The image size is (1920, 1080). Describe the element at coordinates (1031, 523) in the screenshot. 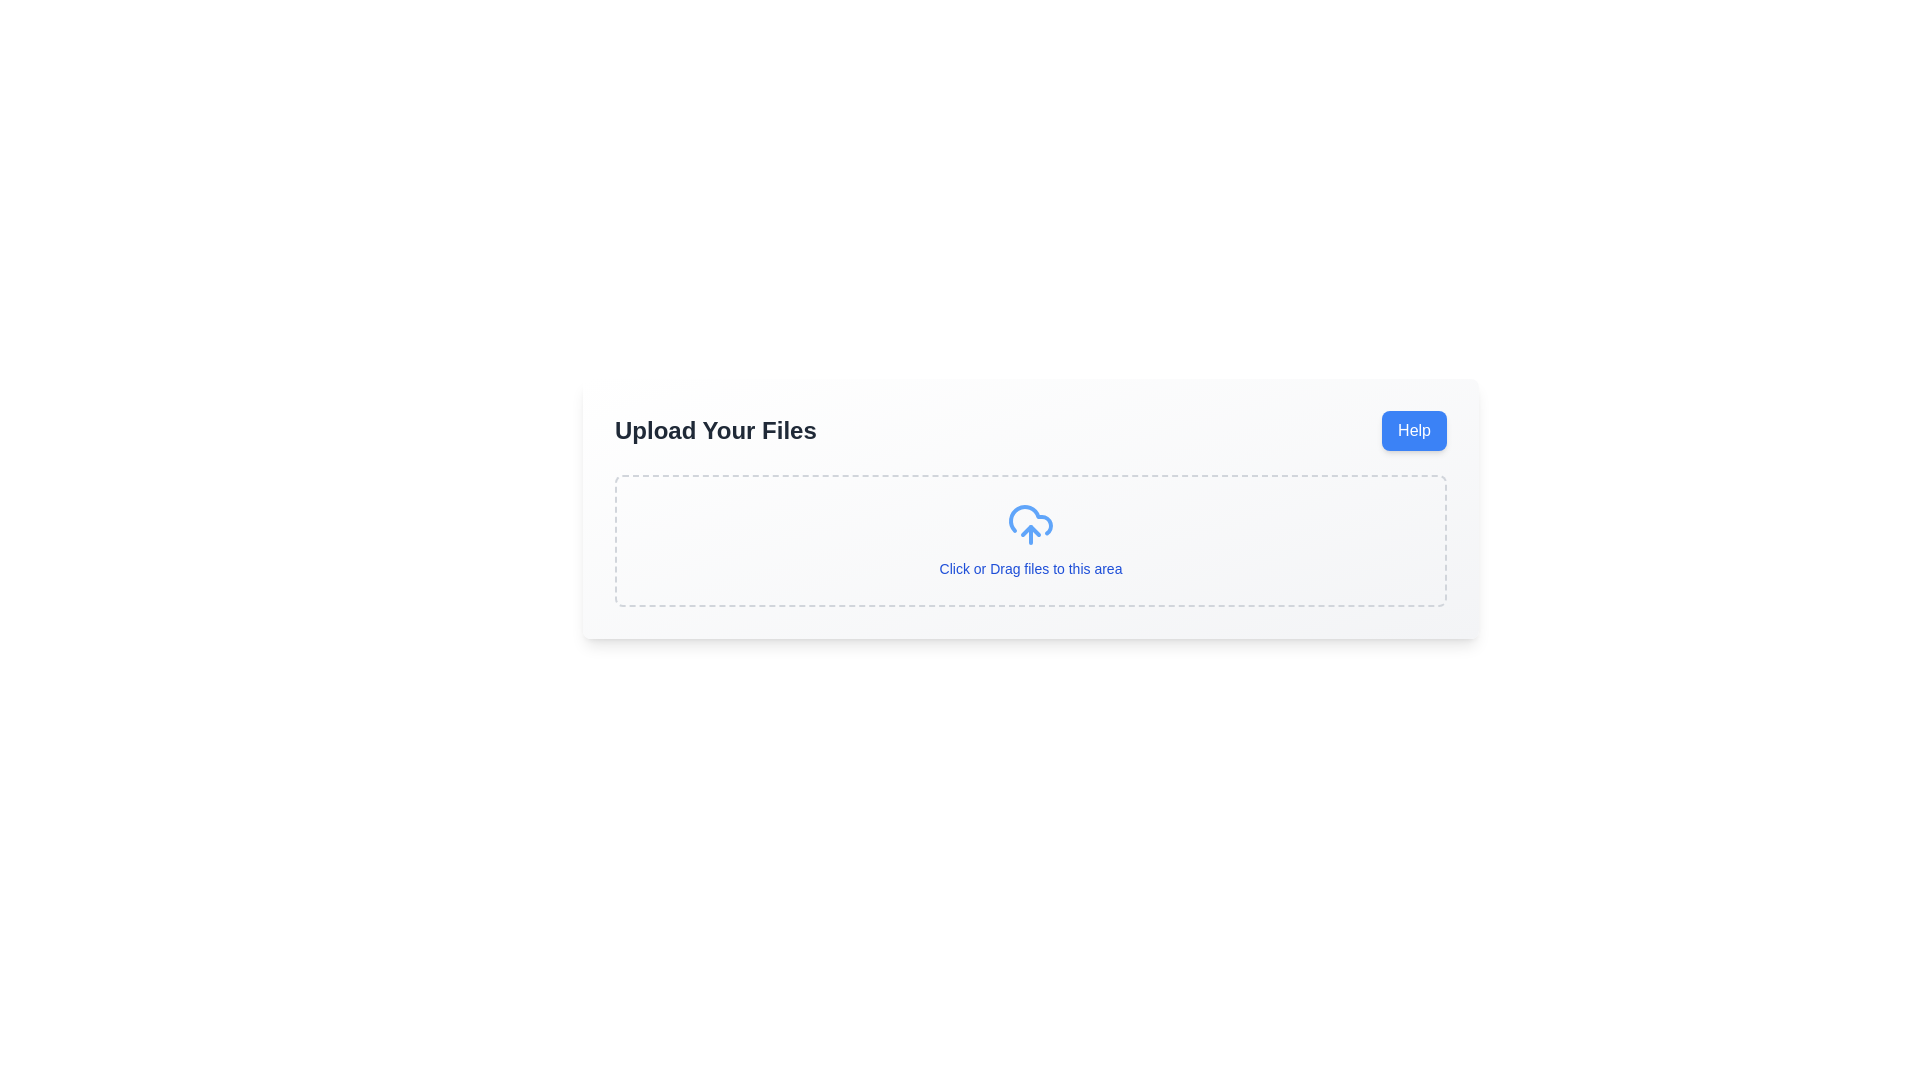

I see `the cloud icon with an upward arrow that represents uploading files, located centrally within the dashed rectangular area beneath the 'Upload Your Files' heading` at that location.